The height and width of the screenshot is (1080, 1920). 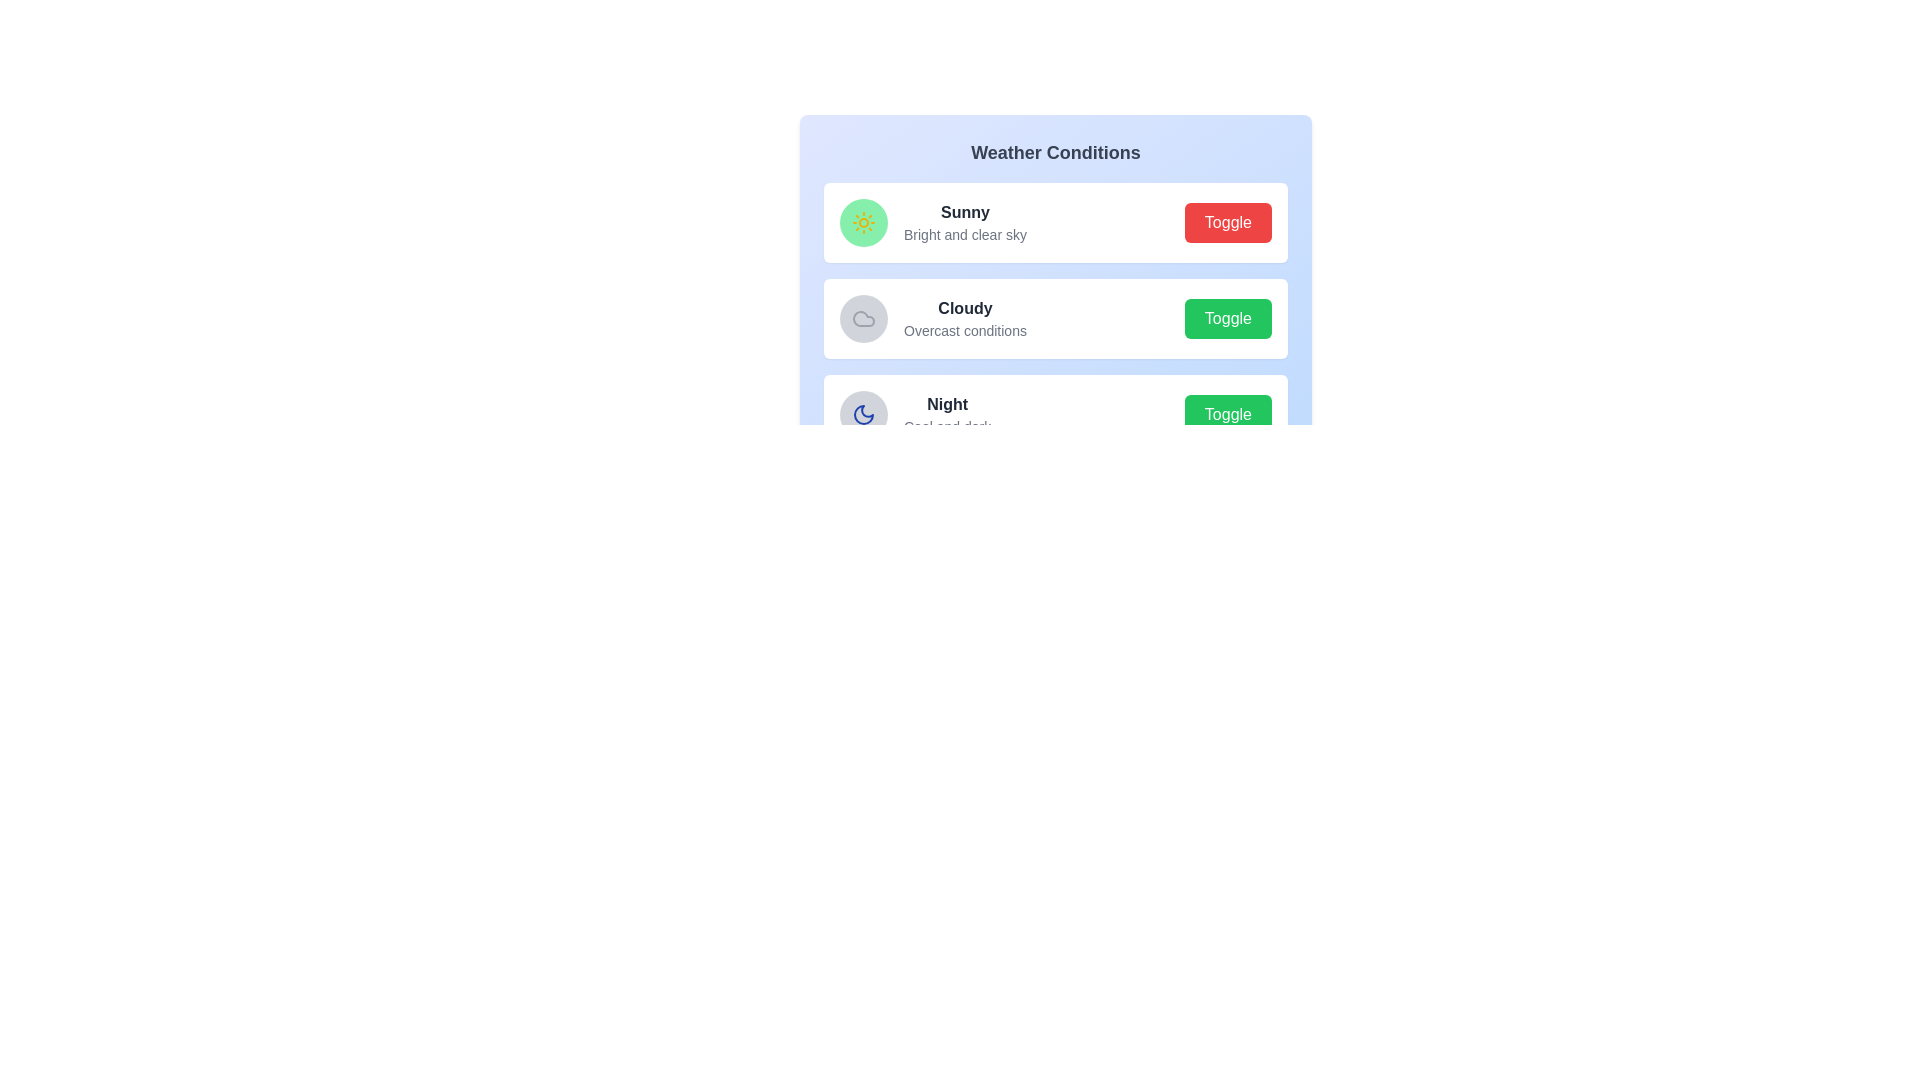 What do you see at coordinates (1227, 318) in the screenshot?
I see `the toggle button for Cloudy` at bounding box center [1227, 318].